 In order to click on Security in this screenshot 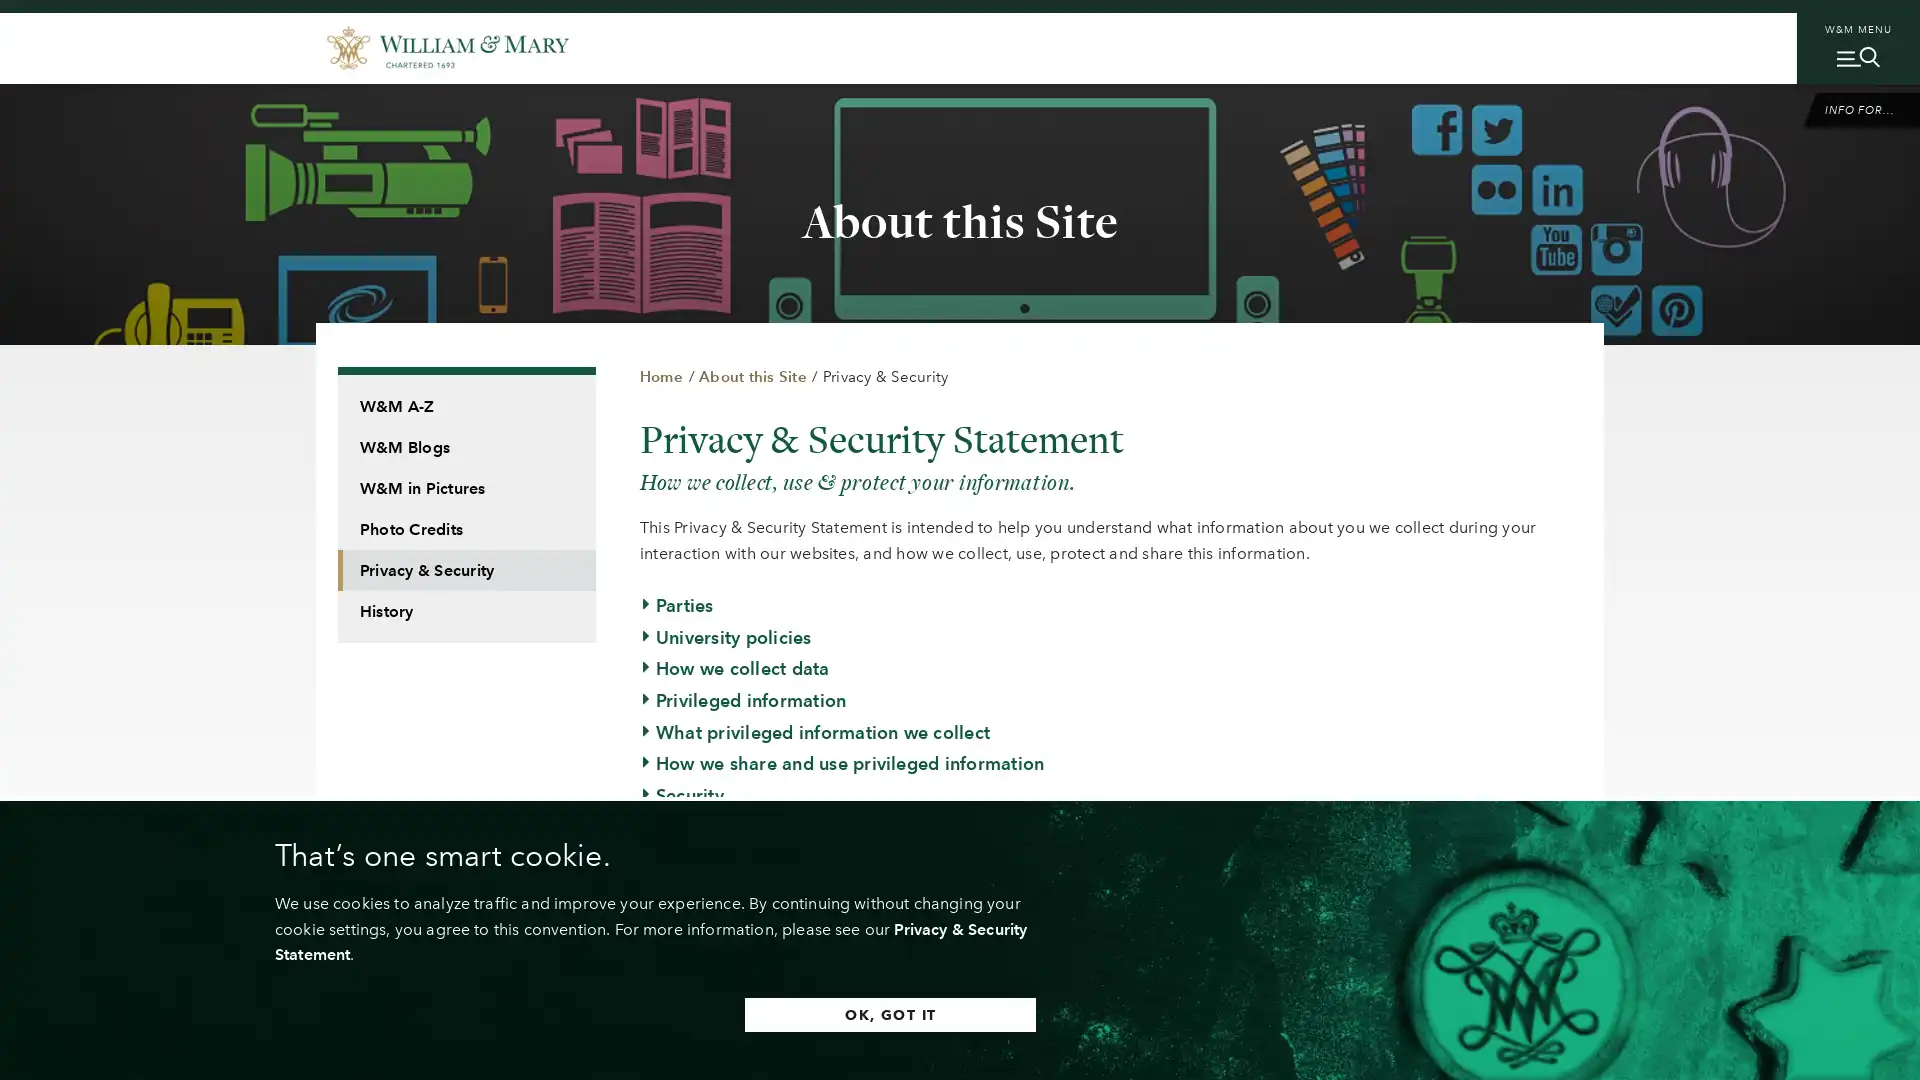, I will do `click(681, 794)`.